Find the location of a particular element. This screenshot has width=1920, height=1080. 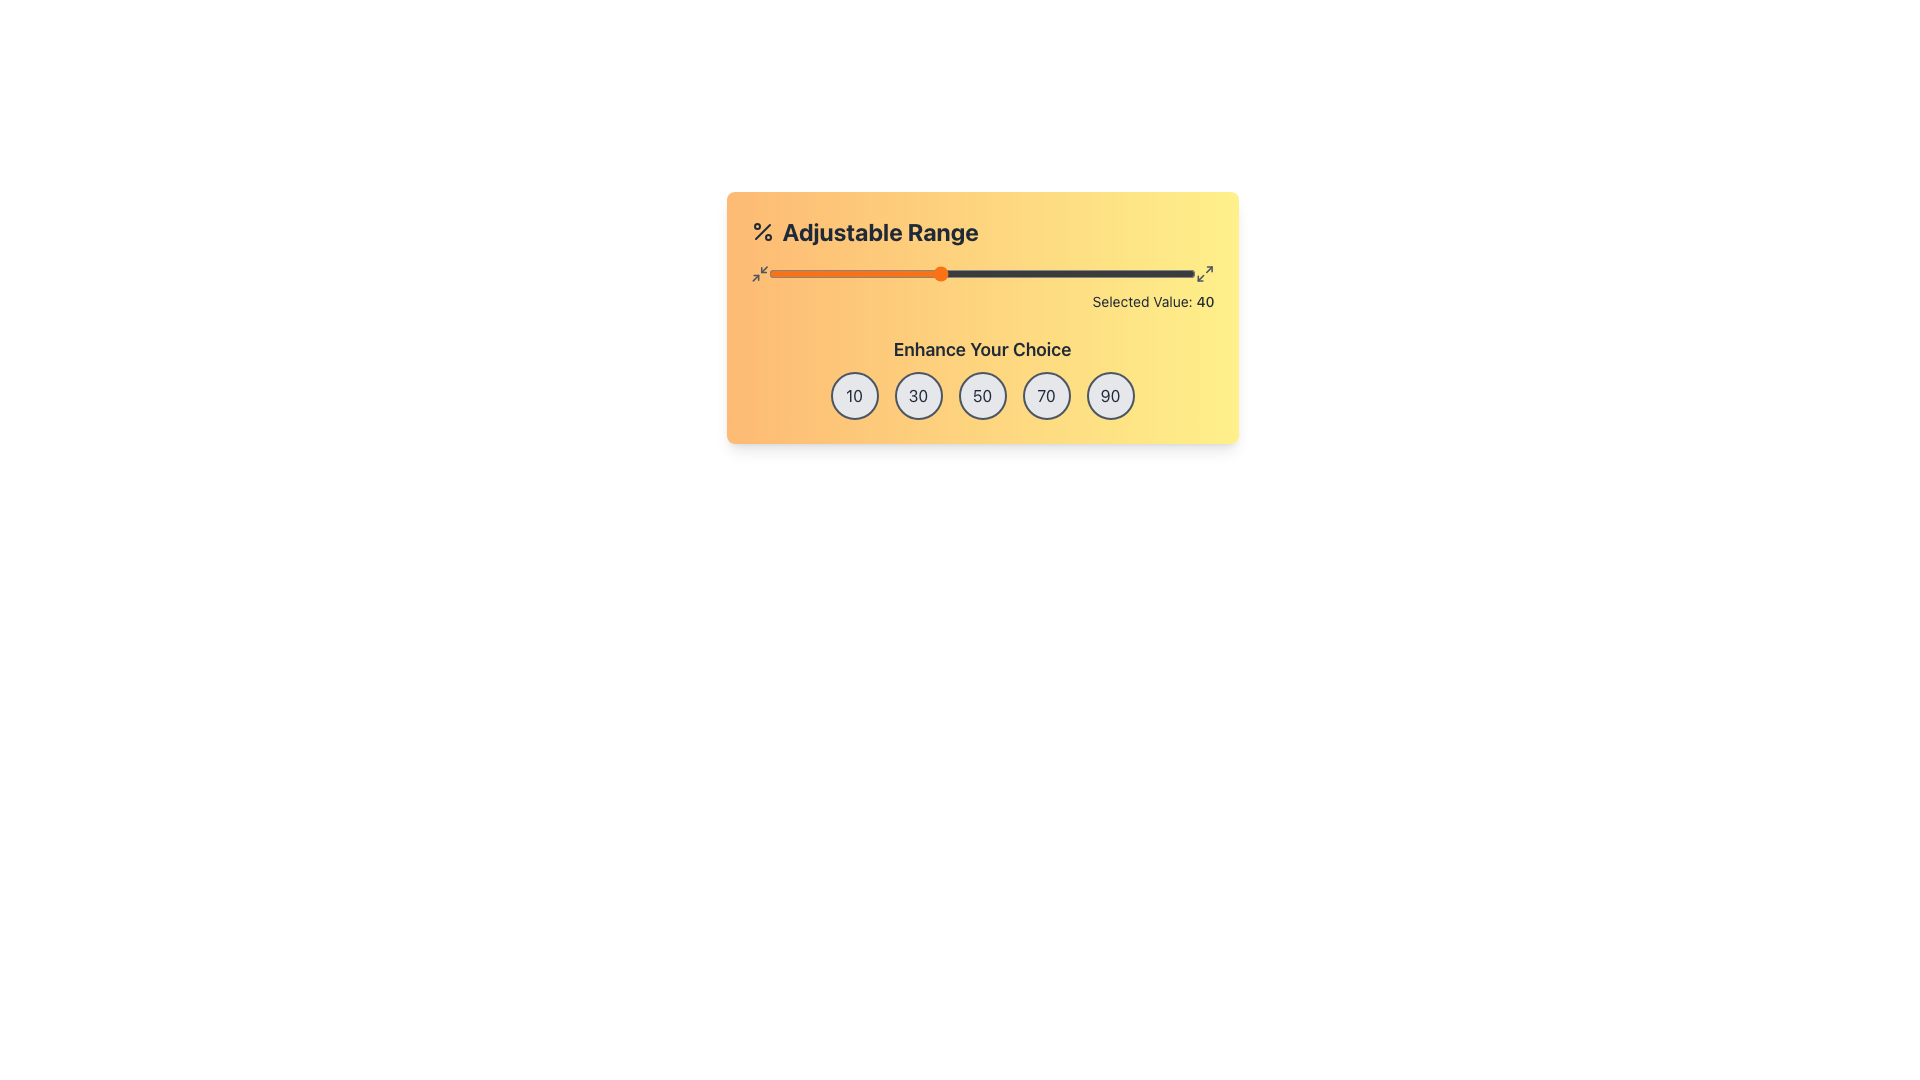

the slider value is located at coordinates (1071, 273).